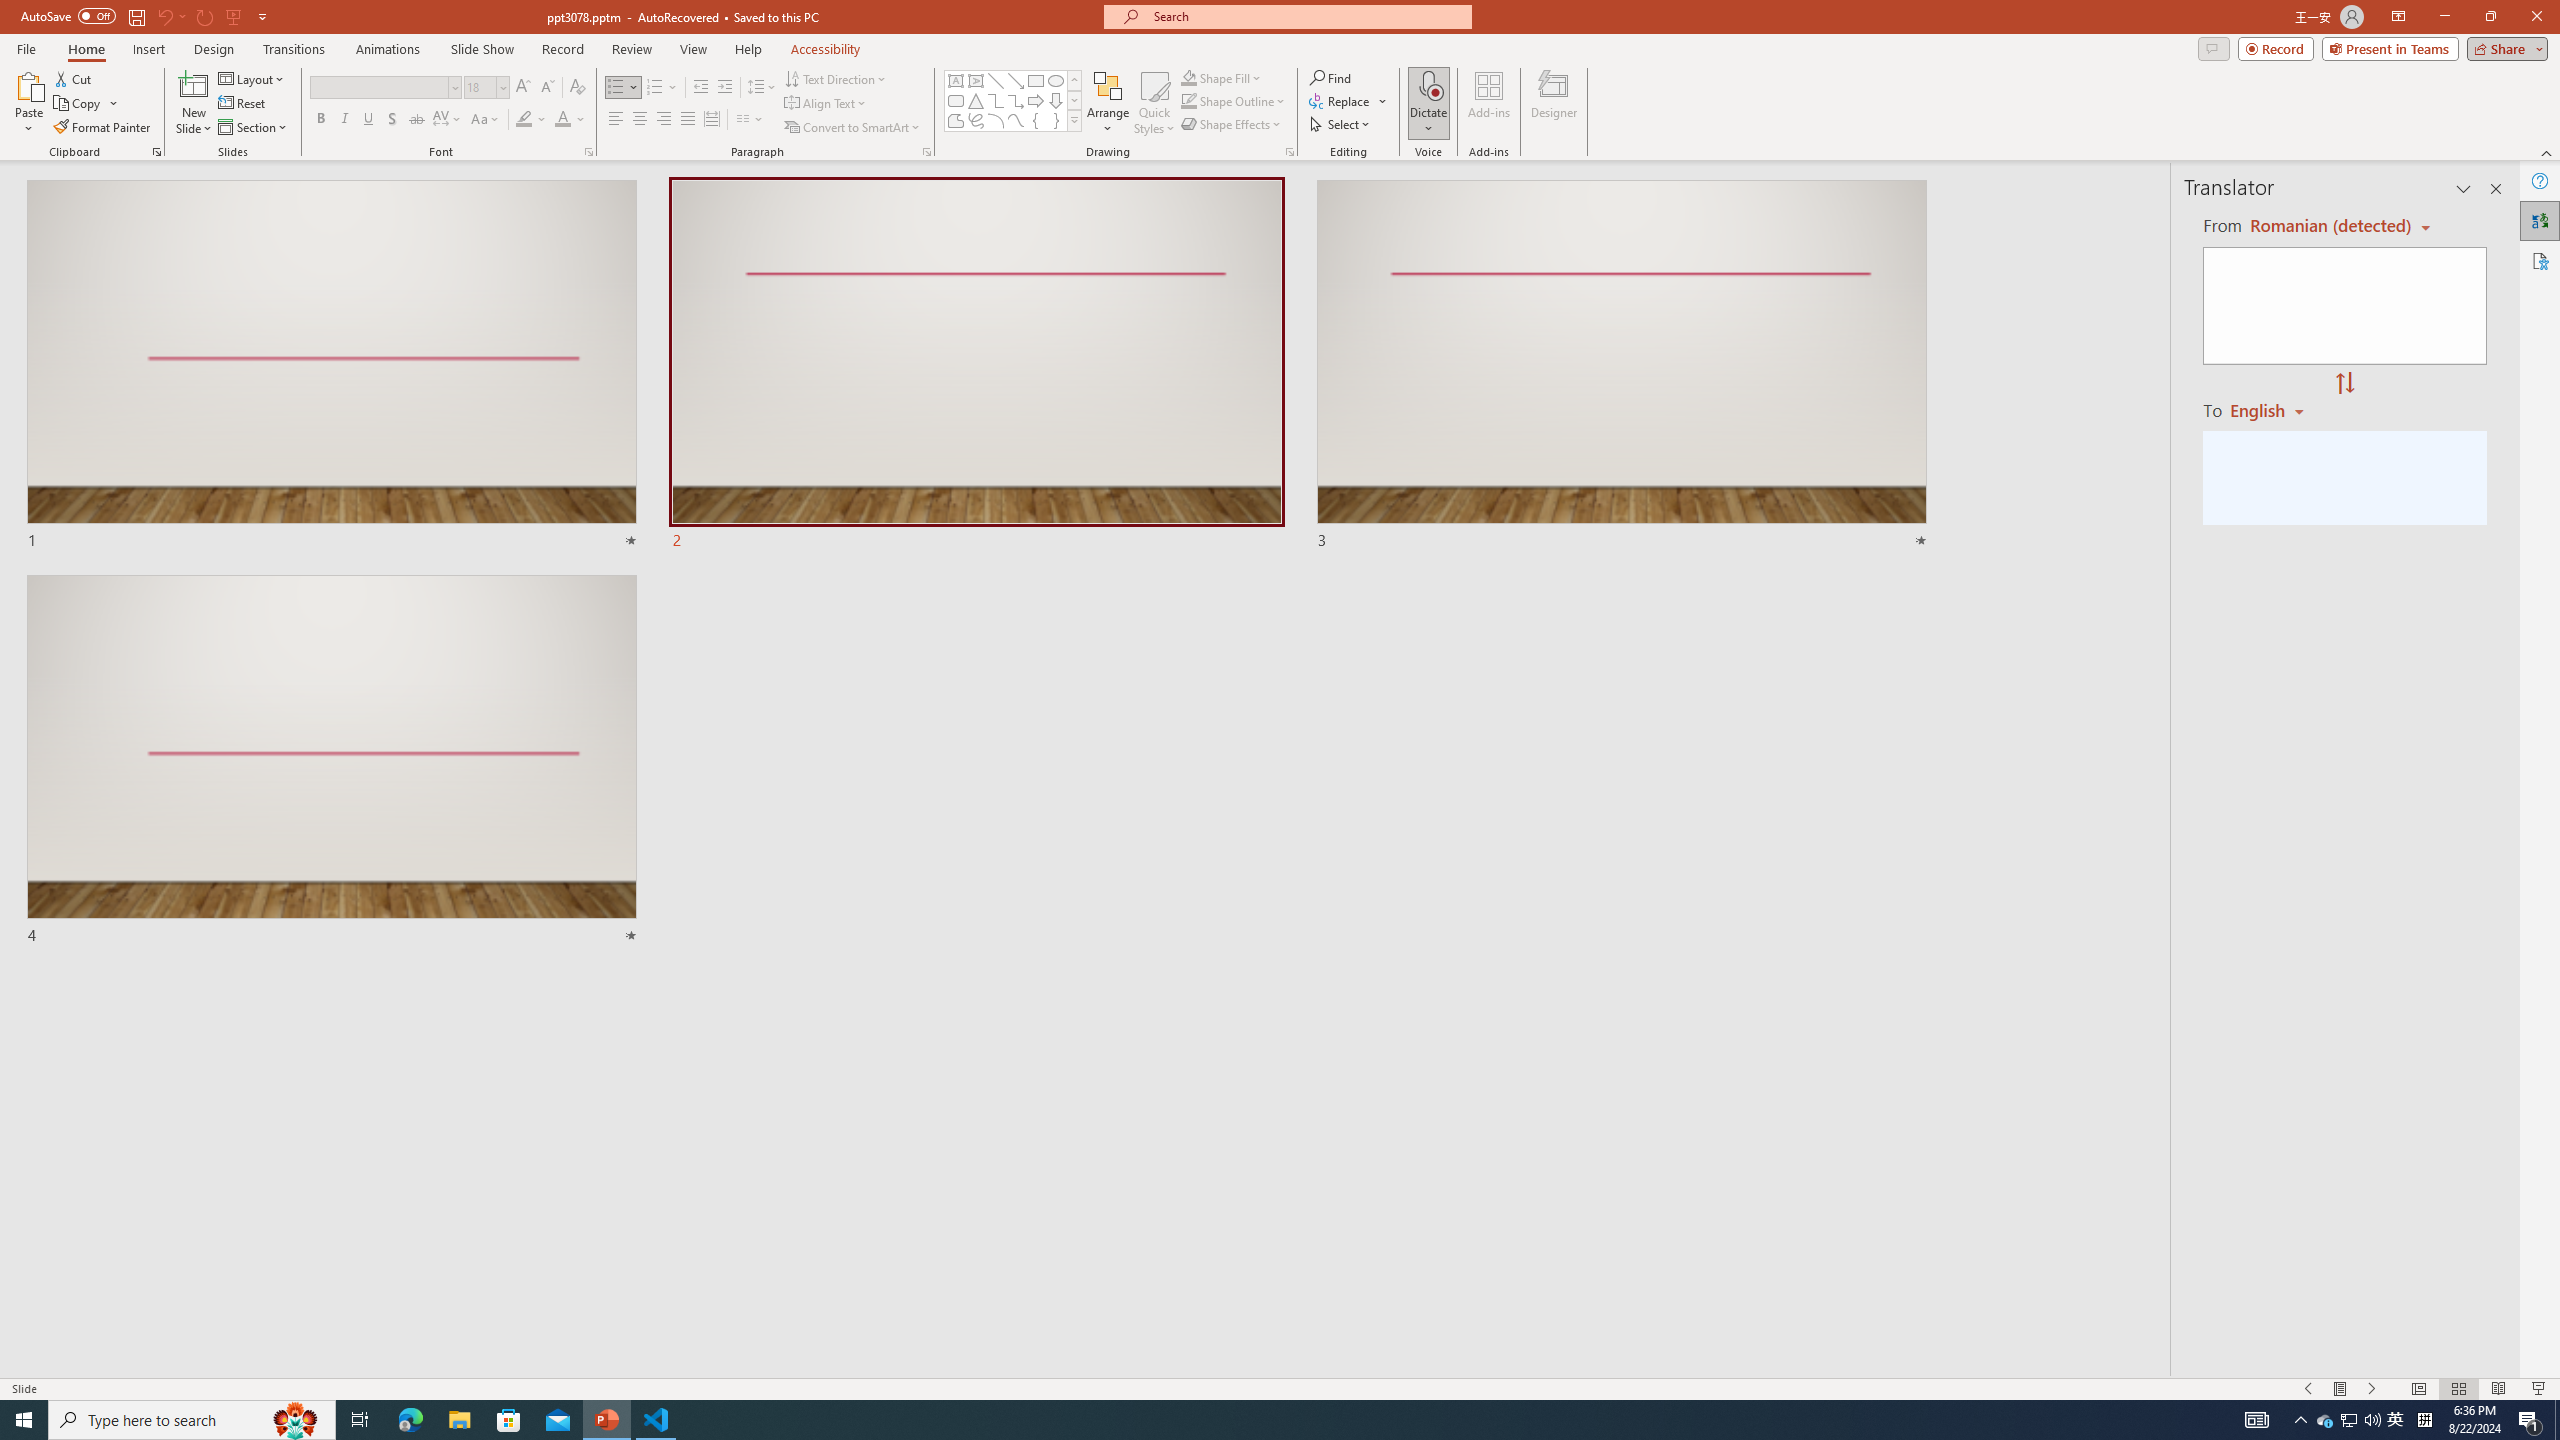  What do you see at coordinates (2308, 1389) in the screenshot?
I see `'Slide Show Previous On'` at bounding box center [2308, 1389].